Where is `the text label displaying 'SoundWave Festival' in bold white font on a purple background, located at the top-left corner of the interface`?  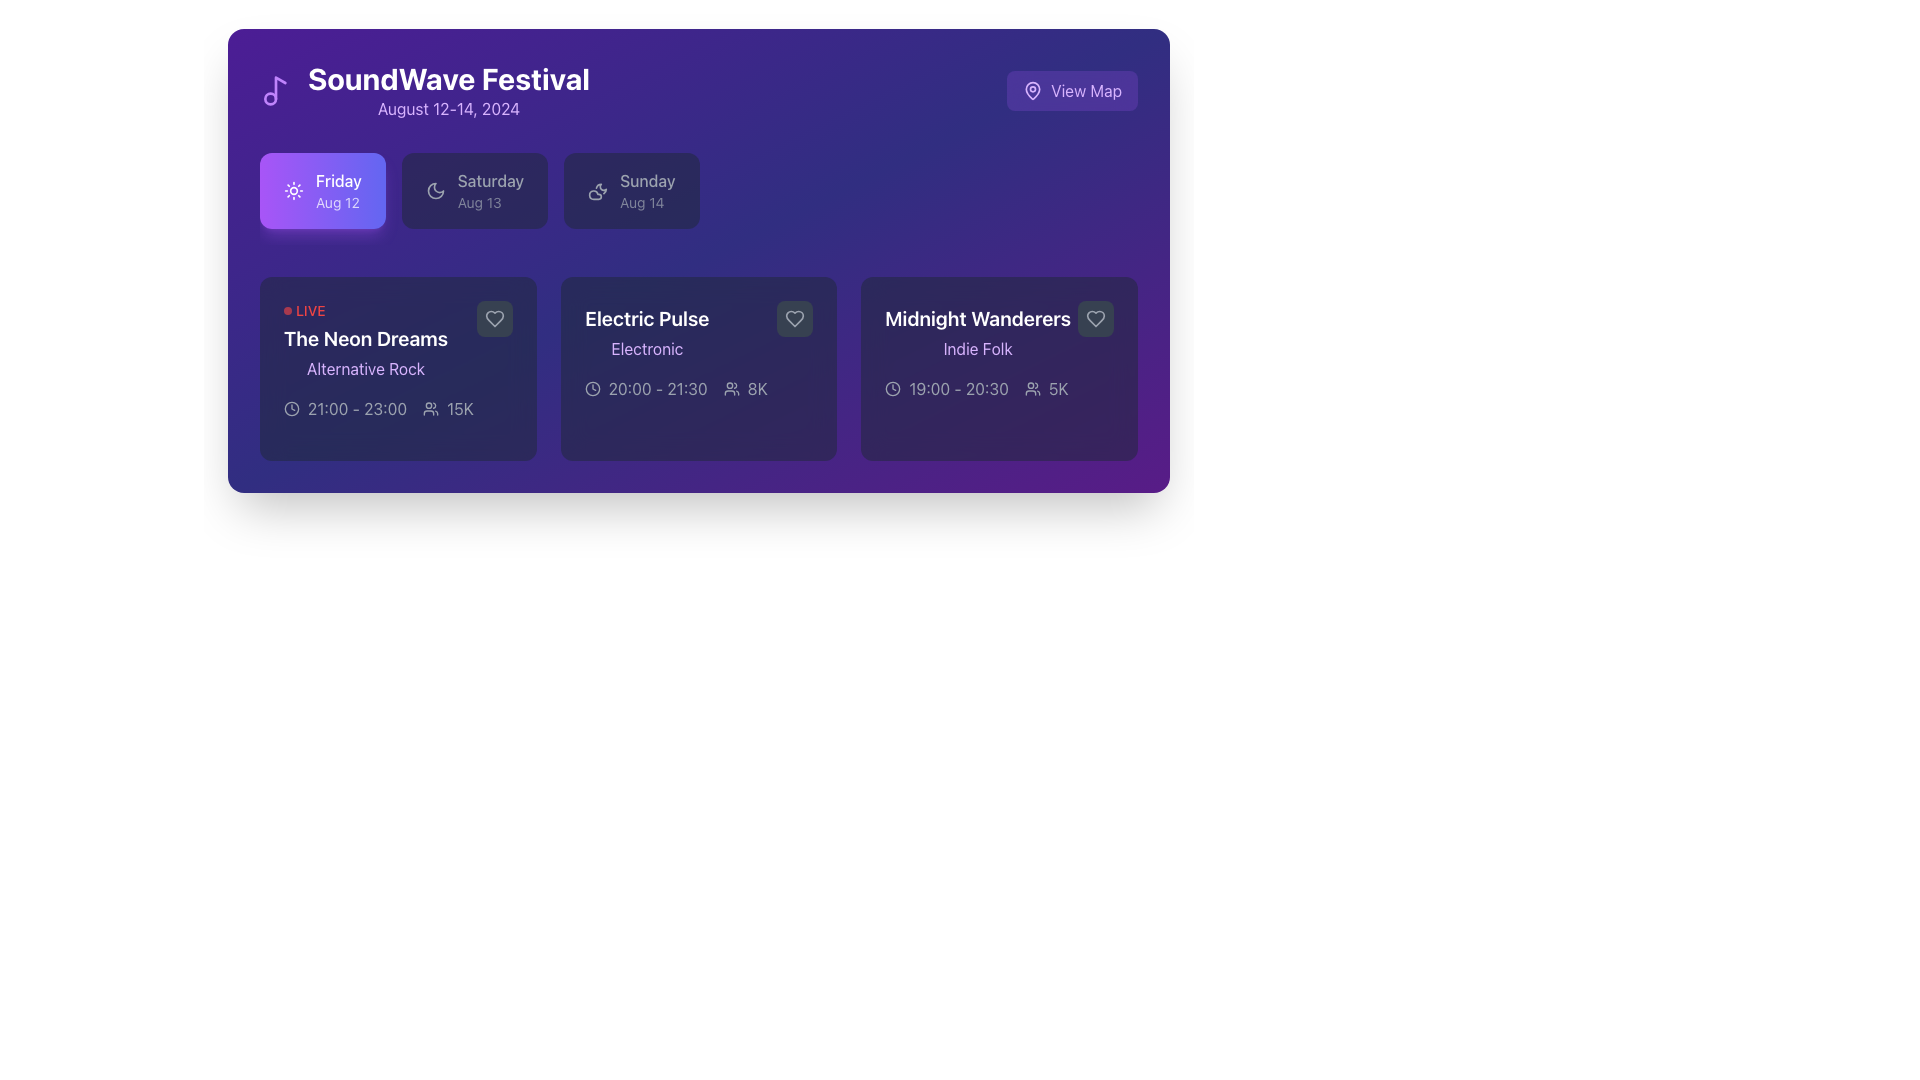
the text label displaying 'SoundWave Festival' in bold white font on a purple background, located at the top-left corner of the interface is located at coordinates (448, 77).